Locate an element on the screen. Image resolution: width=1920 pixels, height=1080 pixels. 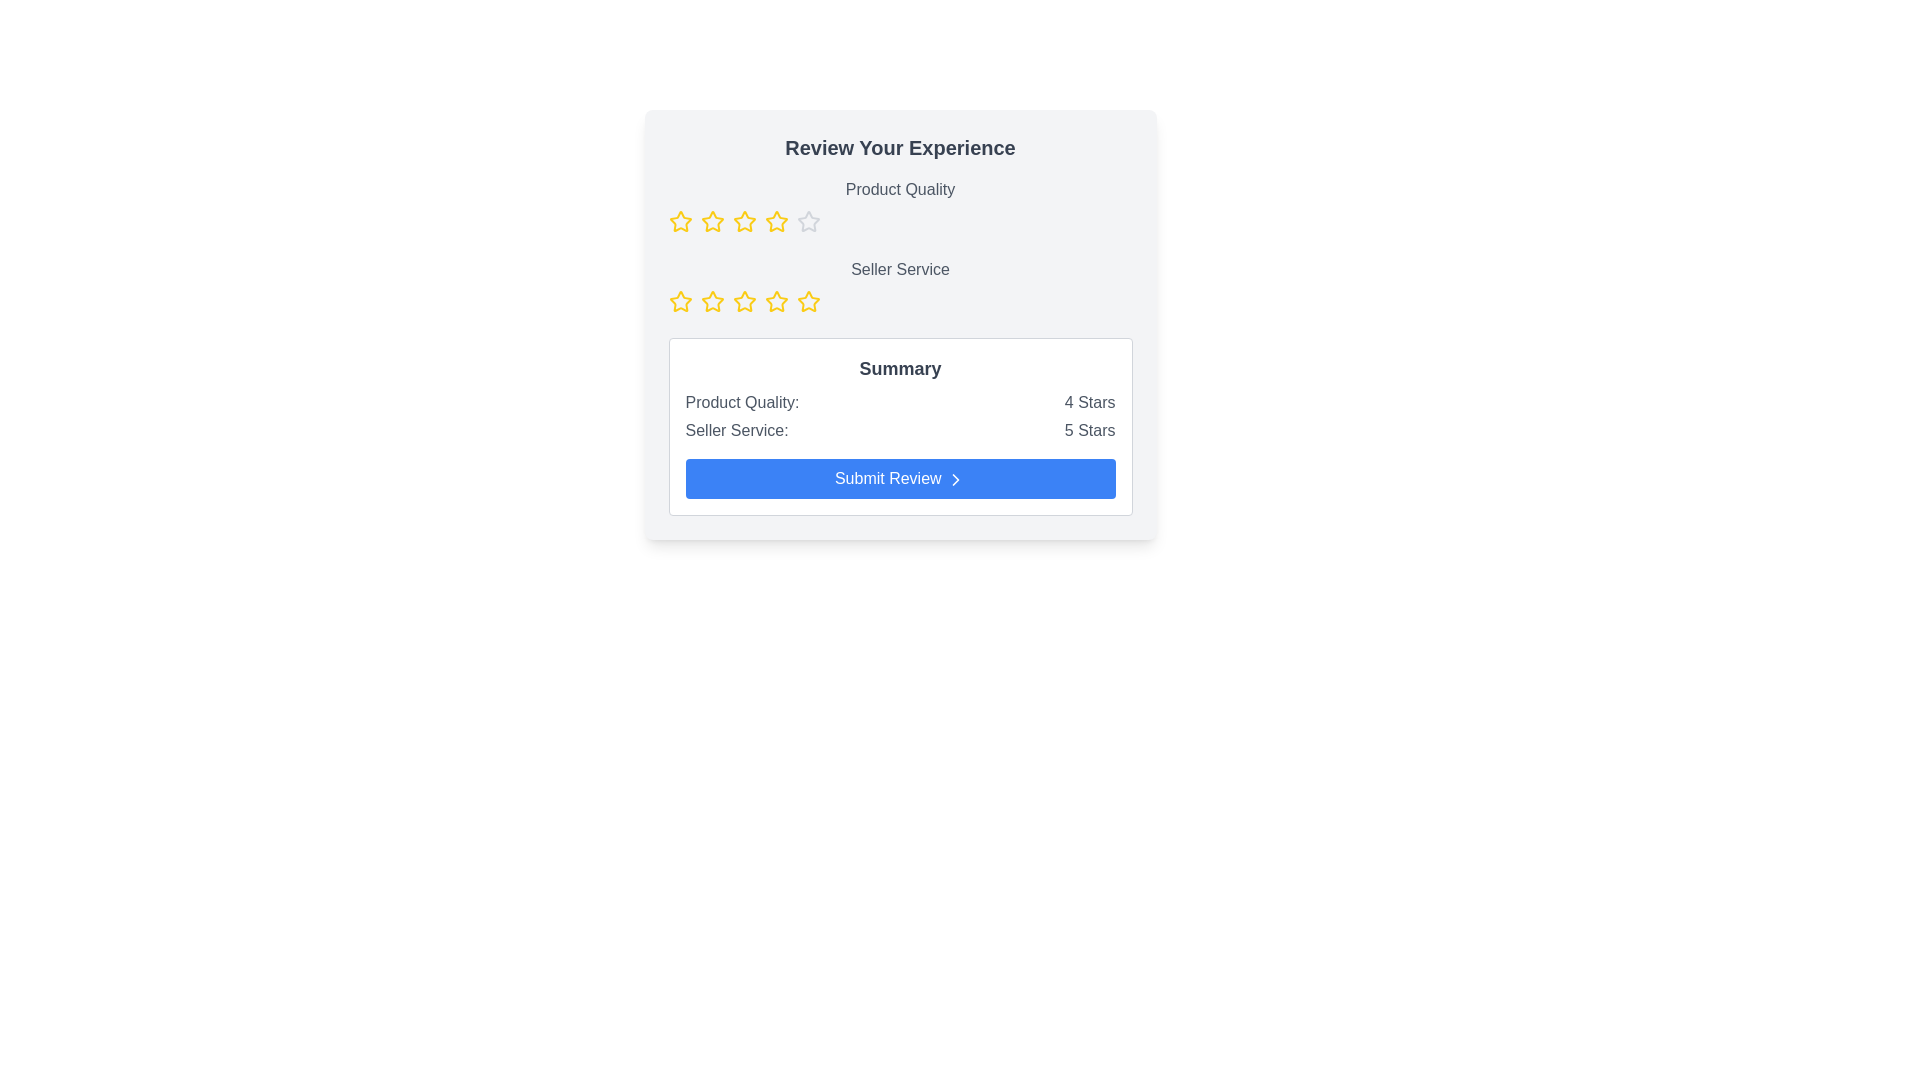
the fourth yellow star icon in the second row of the rating system under the 'Seller Service' label is located at coordinates (743, 301).